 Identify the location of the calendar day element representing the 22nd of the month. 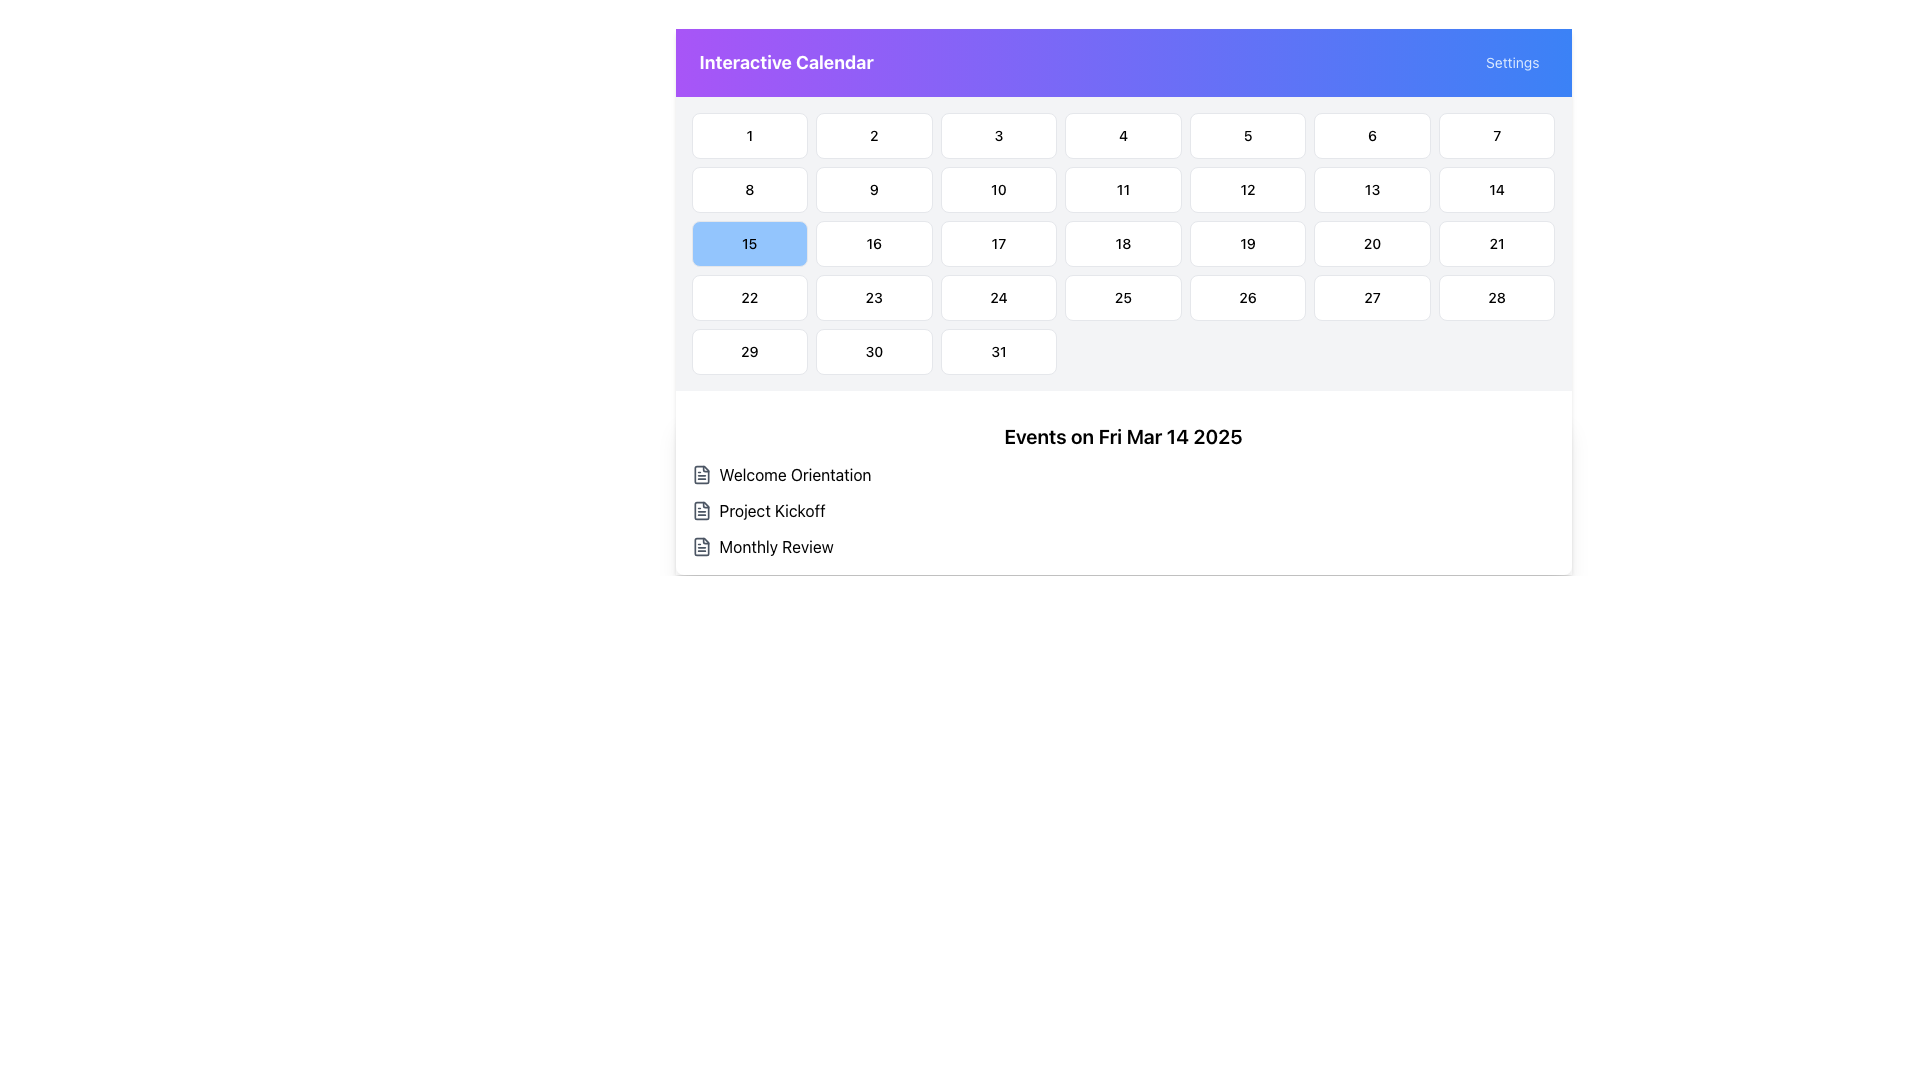
(748, 297).